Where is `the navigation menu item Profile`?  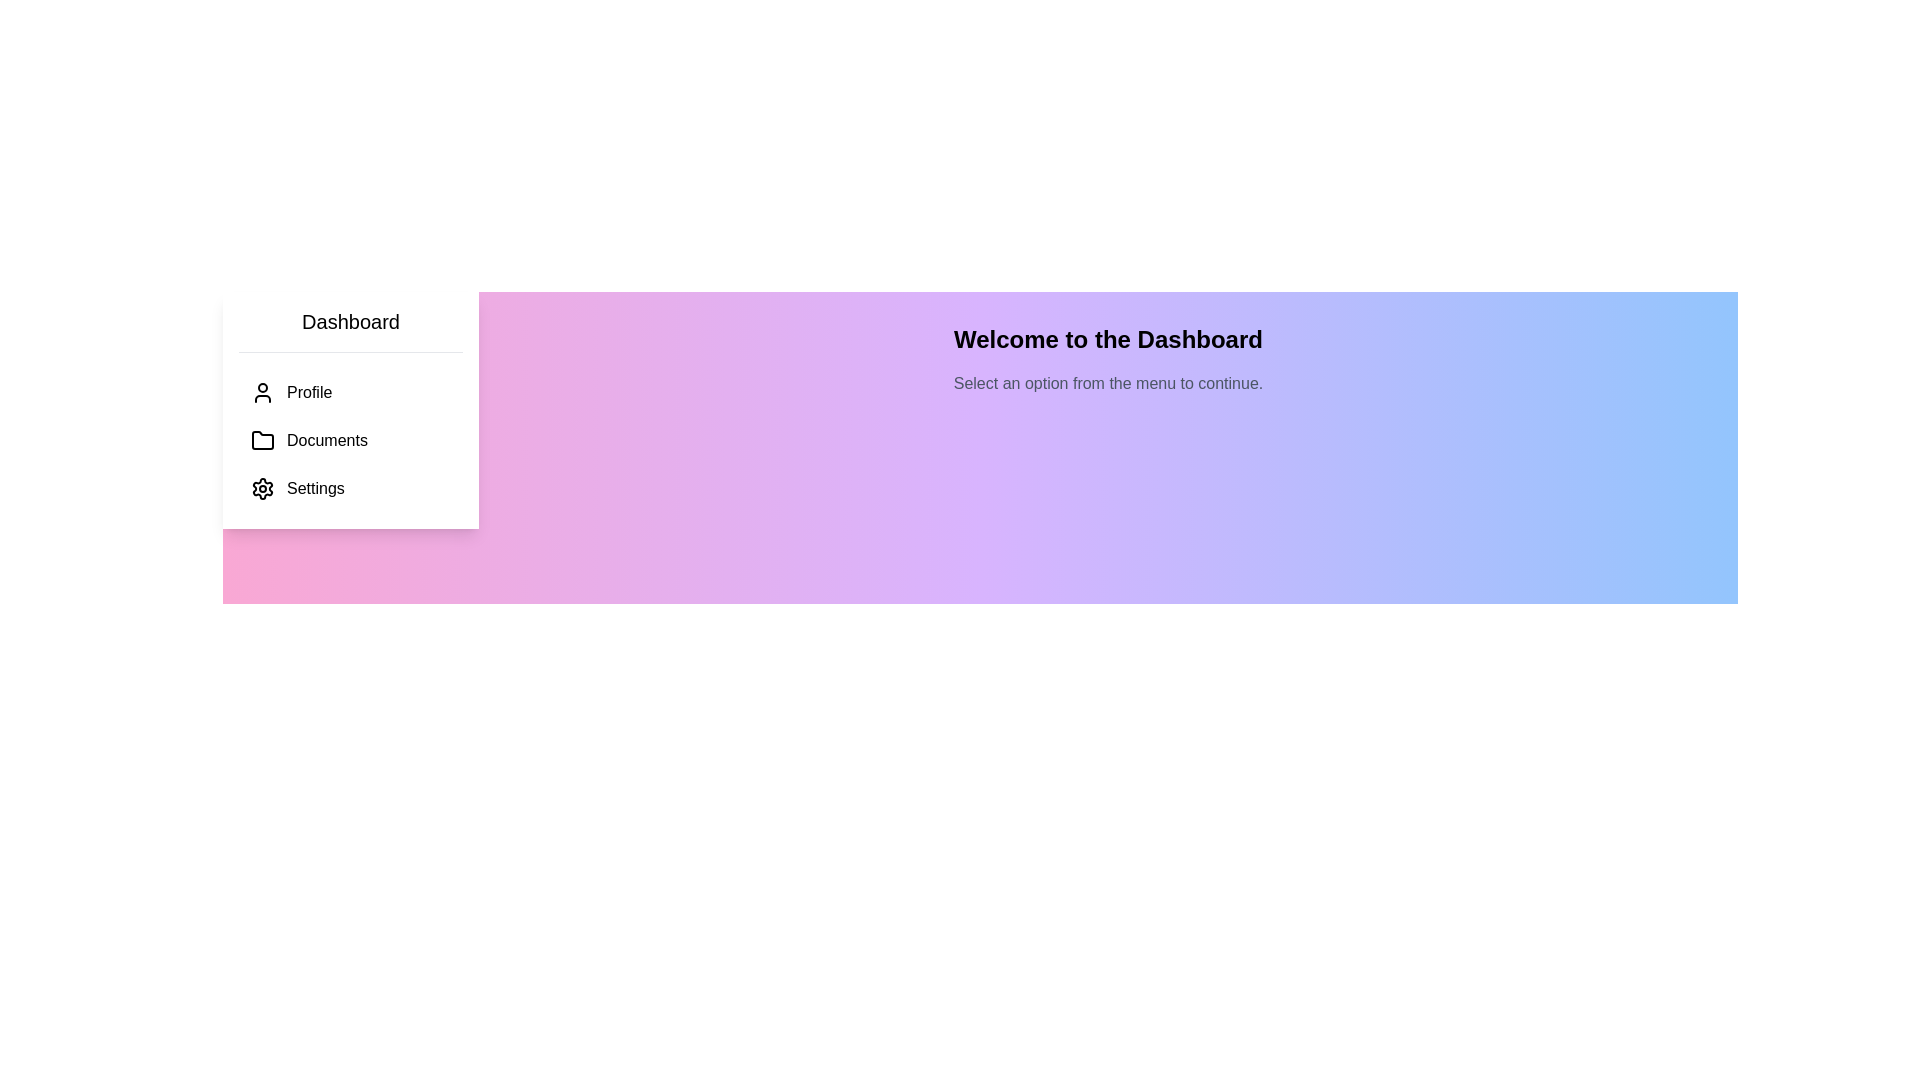
the navigation menu item Profile is located at coordinates (350, 393).